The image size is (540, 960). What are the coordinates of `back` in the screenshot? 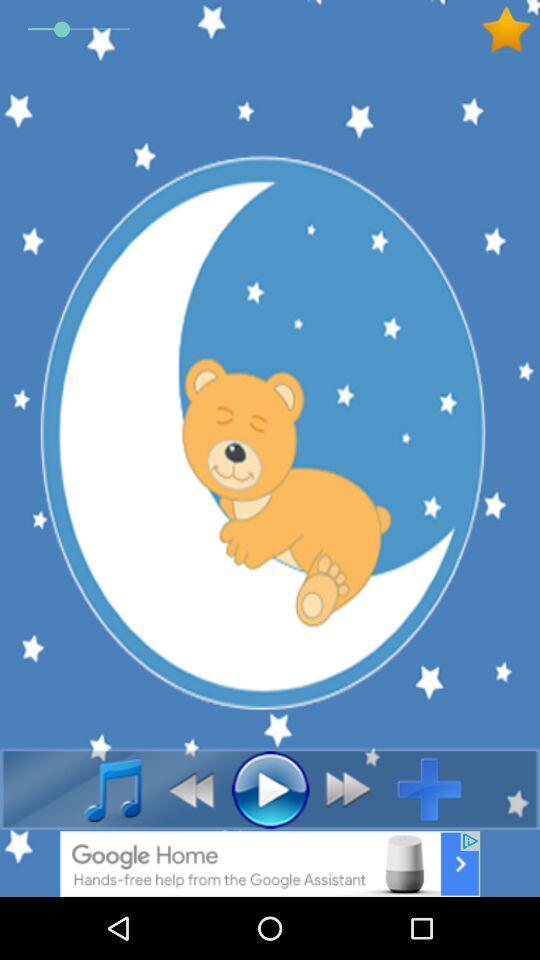 It's located at (353, 789).